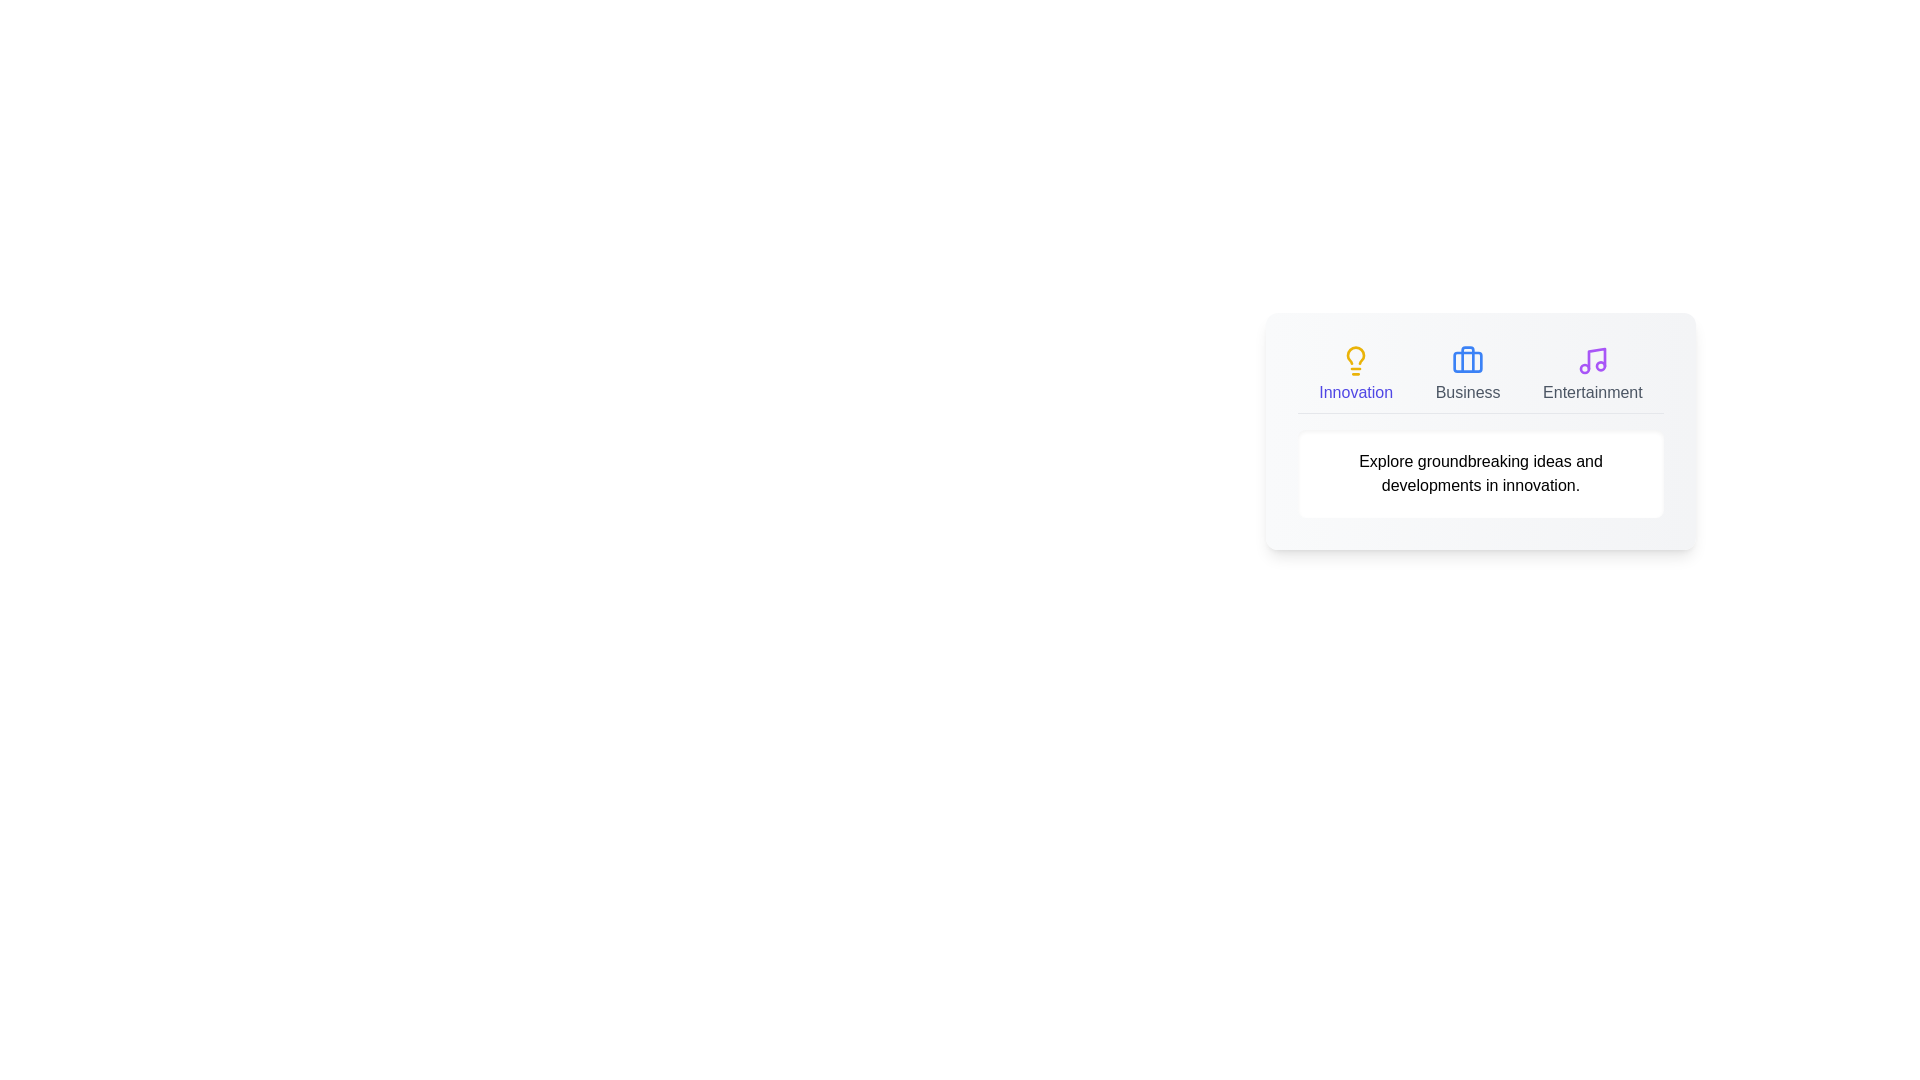 The image size is (1920, 1080). Describe the element at coordinates (1468, 374) in the screenshot. I see `the Business tab to view its content` at that location.